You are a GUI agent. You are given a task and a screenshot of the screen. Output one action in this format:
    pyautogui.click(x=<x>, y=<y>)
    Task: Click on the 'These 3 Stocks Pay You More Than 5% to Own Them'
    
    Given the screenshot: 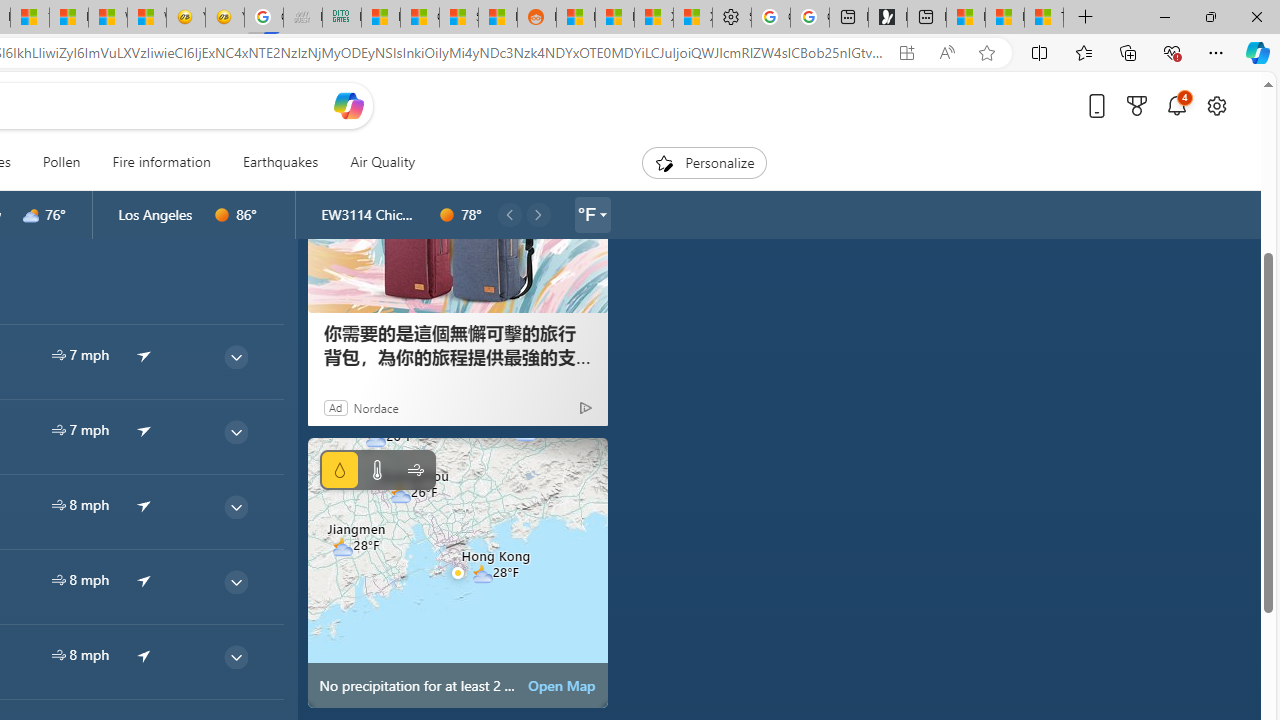 What is the action you would take?
    pyautogui.click(x=1043, y=17)
    